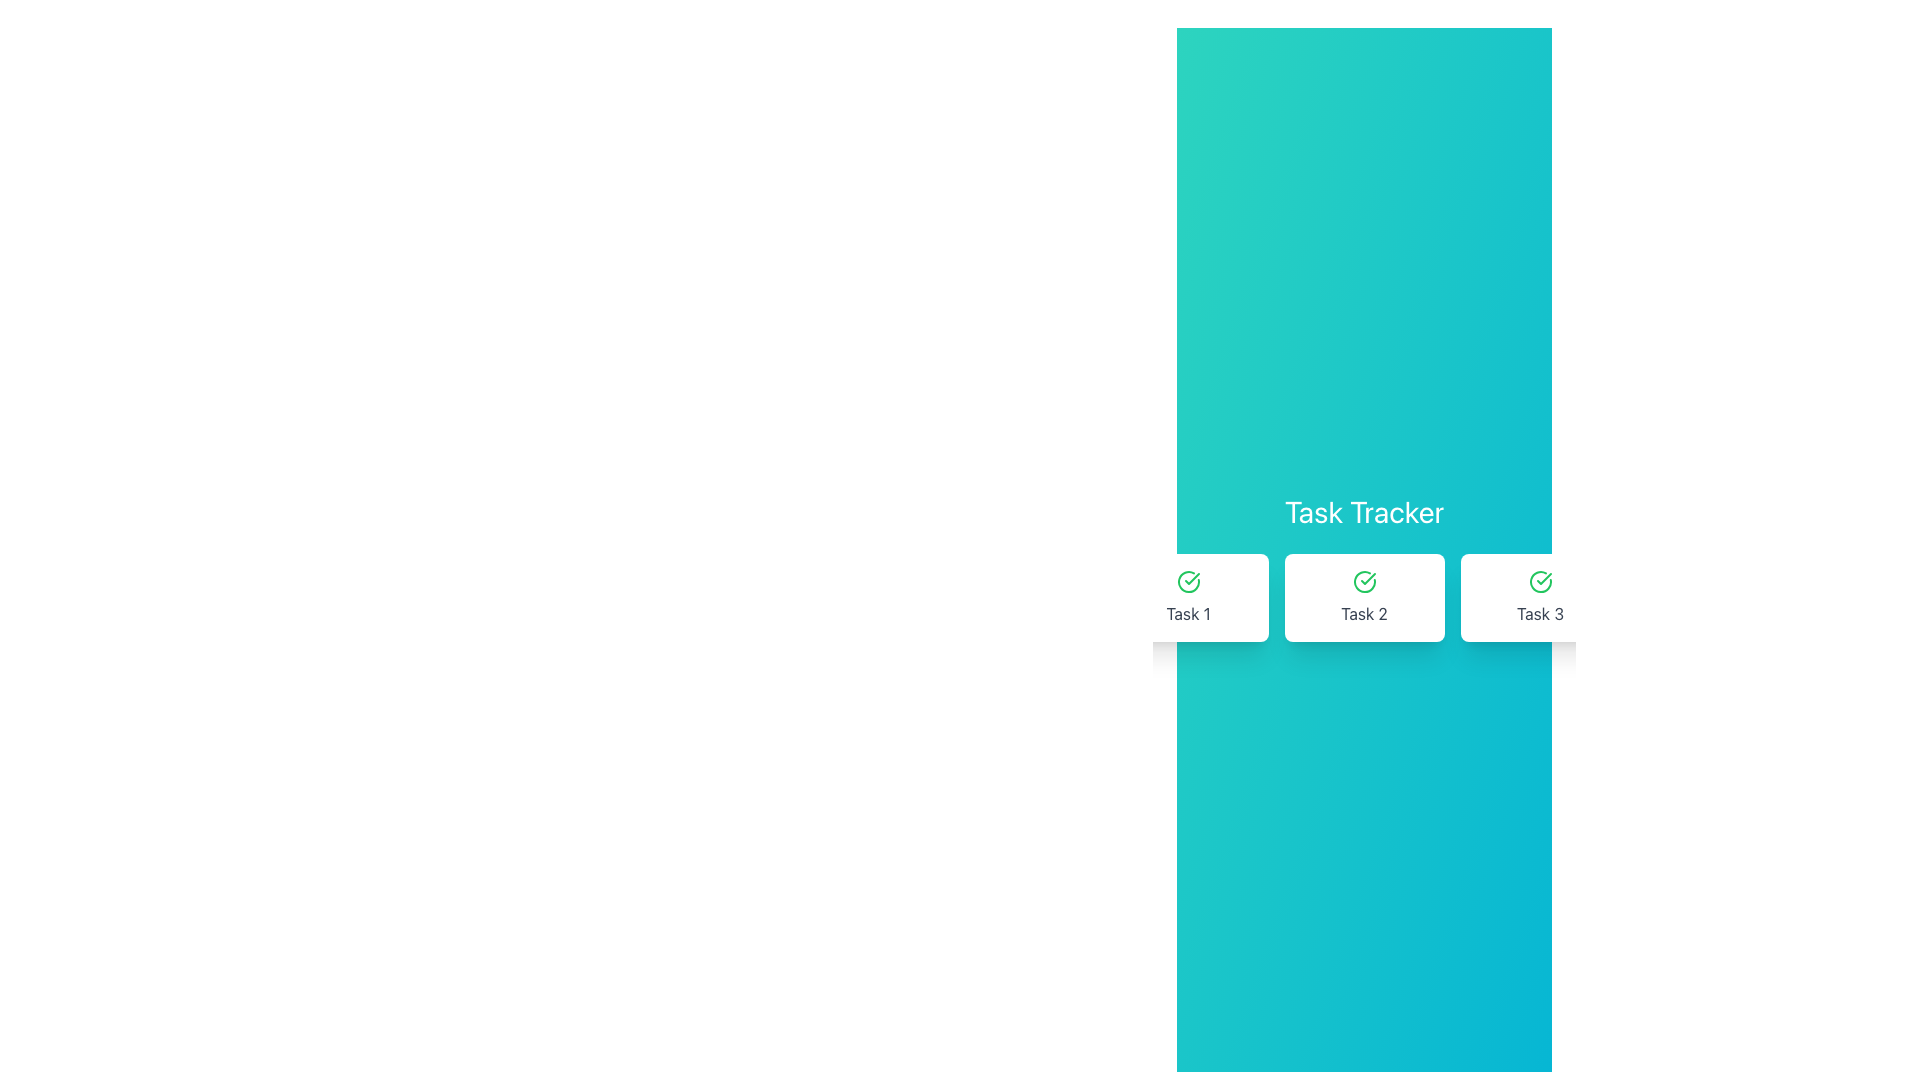 This screenshot has width=1920, height=1080. I want to click on the 'Task 3' text label located at the bottom of the third card in the 'Task Tracker' section, beneath the green checkmark icon, so click(1539, 612).